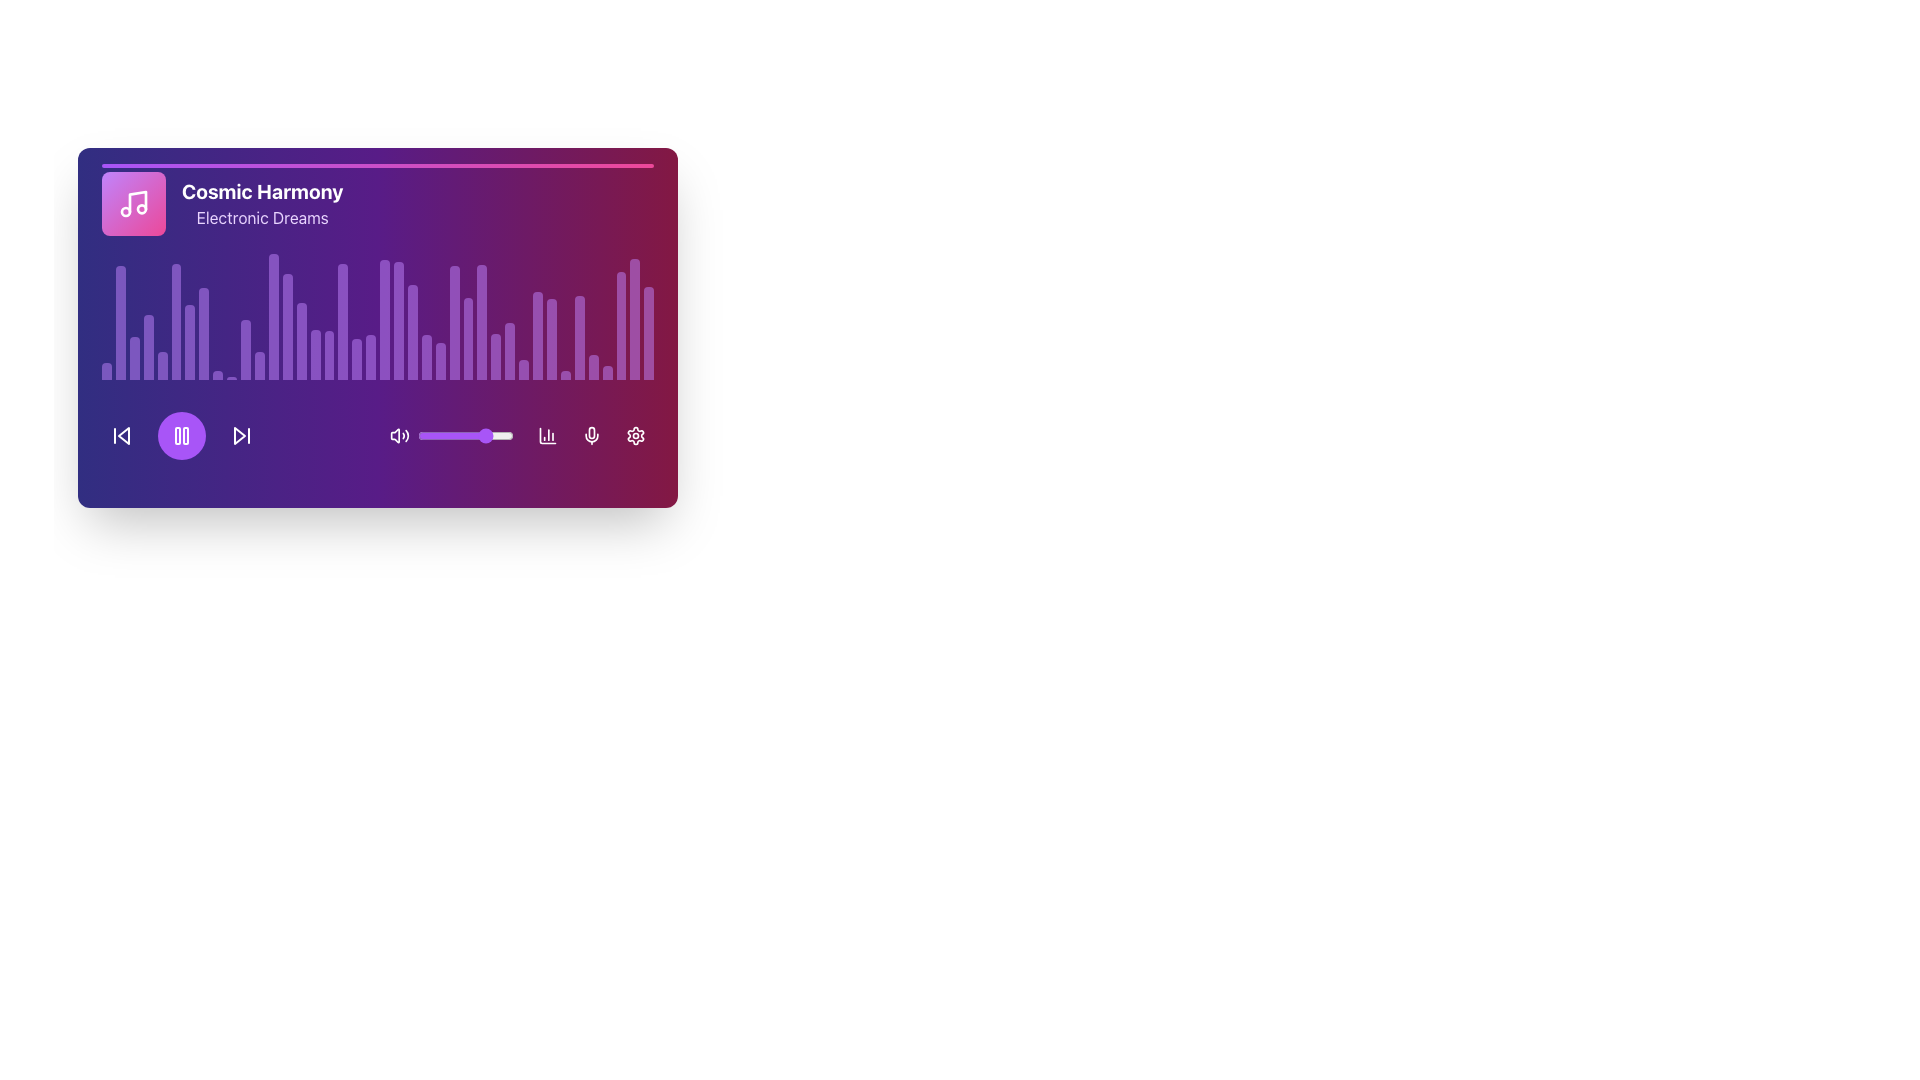 This screenshot has height=1080, width=1920. I want to click on the first playback control button, which skips to the previous track in the playlist, so click(120, 434).